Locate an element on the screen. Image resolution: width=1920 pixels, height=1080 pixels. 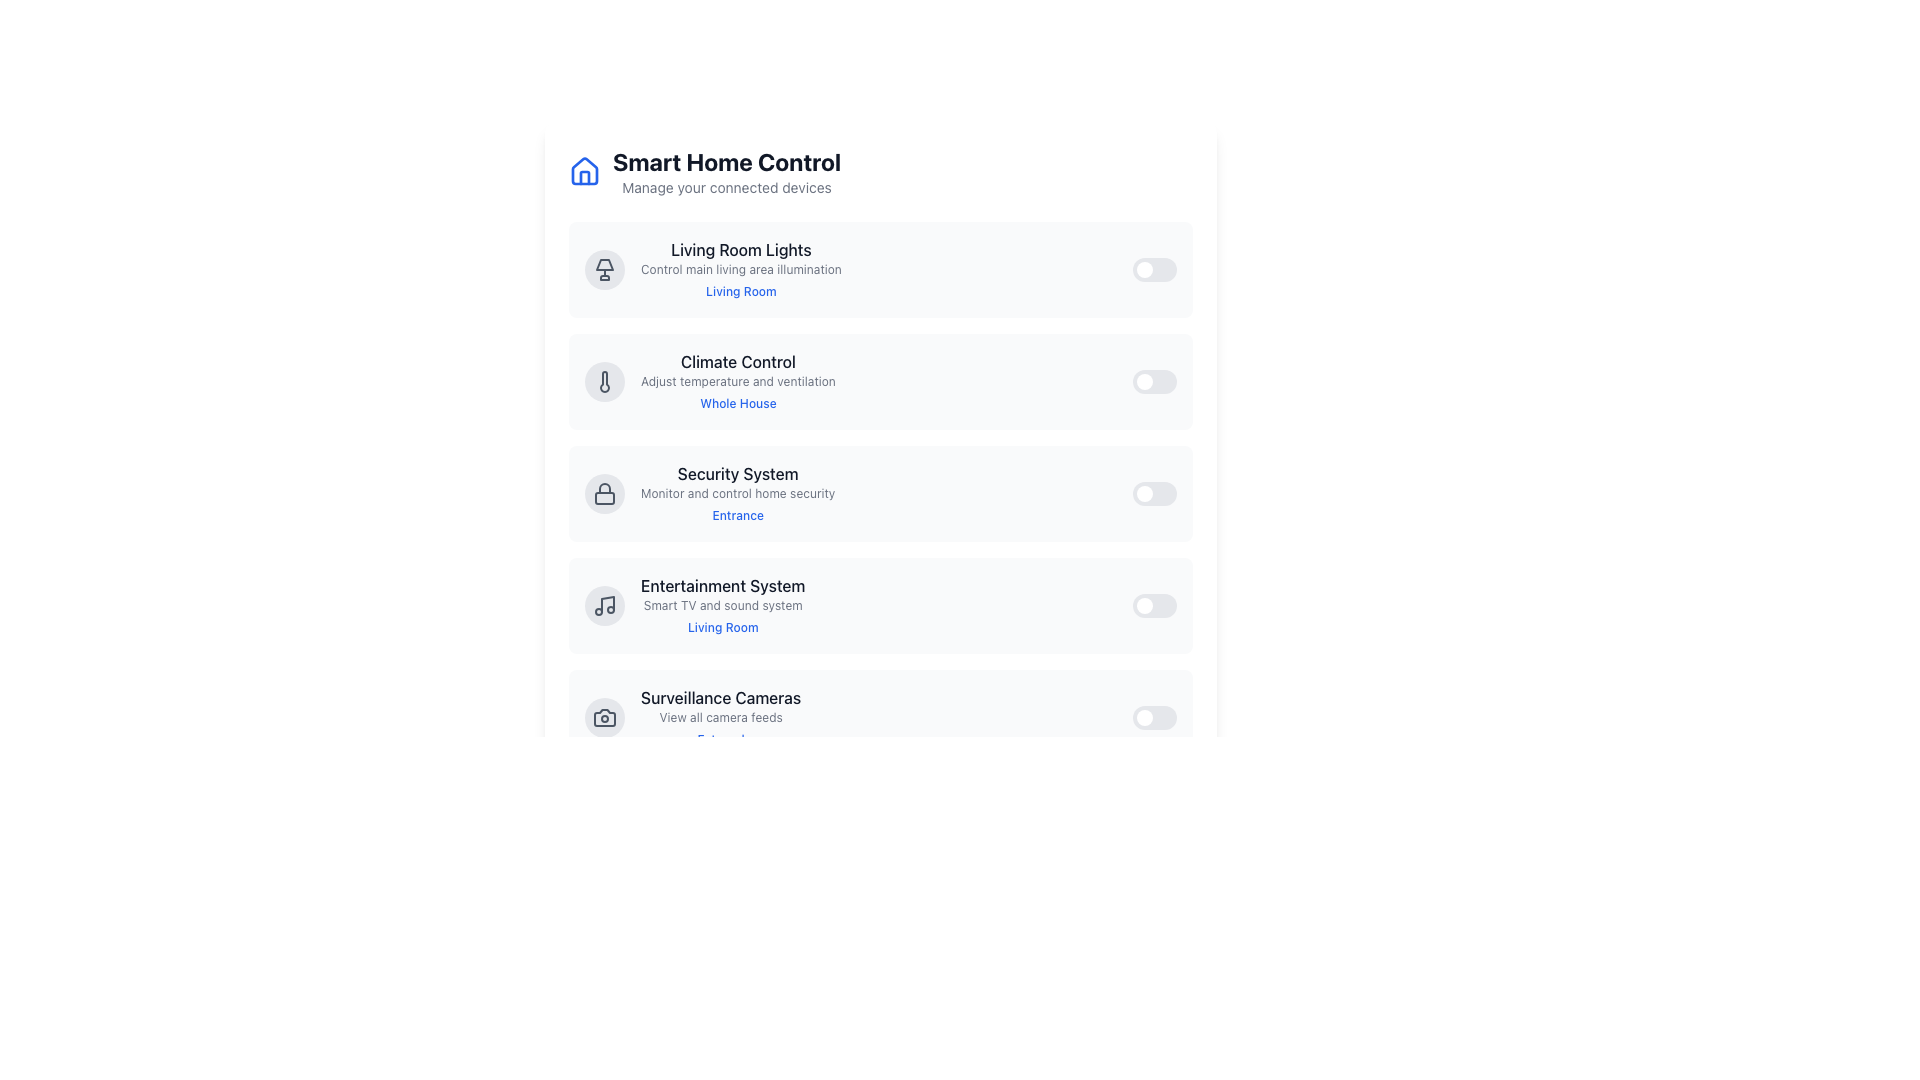
the camera icon in the 'Surveillance Cameras' section to interact with it is located at coordinates (603, 716).